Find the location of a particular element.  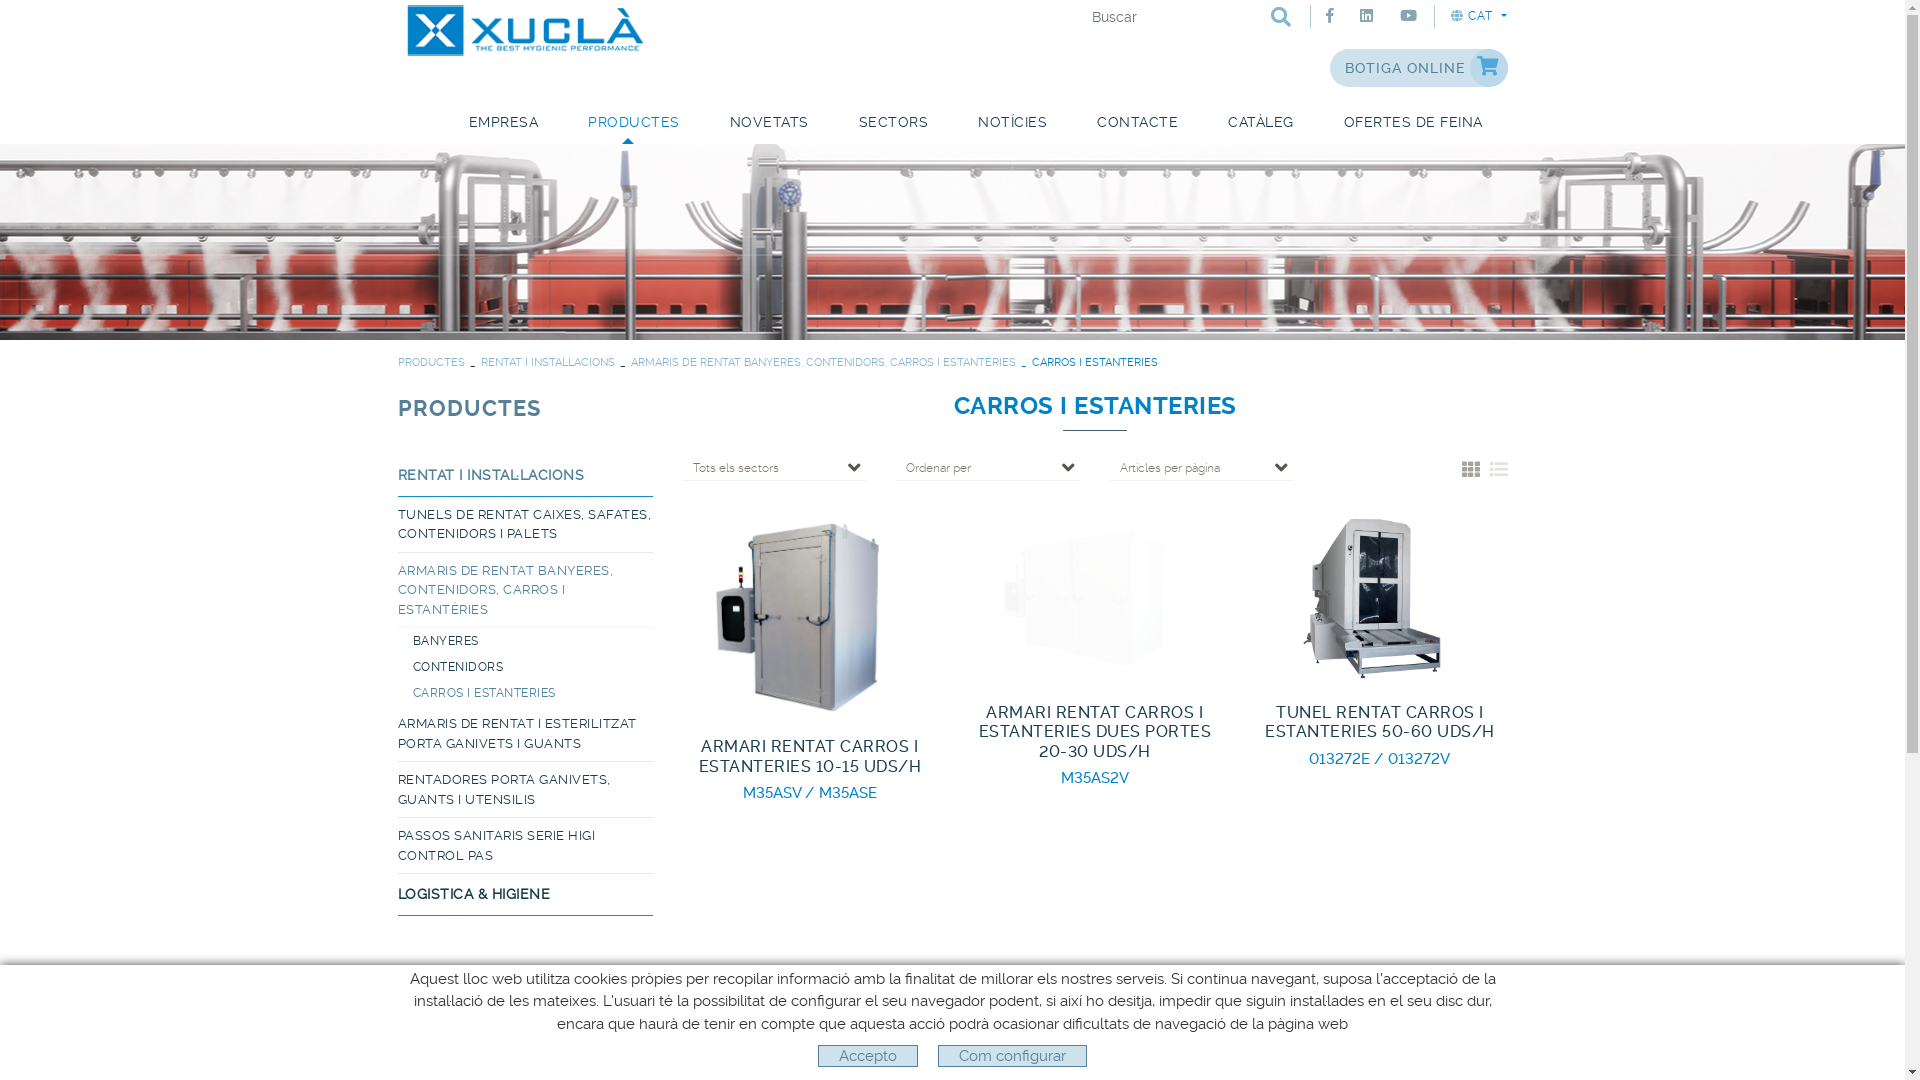

'CAT' is located at coordinates (1478, 15).